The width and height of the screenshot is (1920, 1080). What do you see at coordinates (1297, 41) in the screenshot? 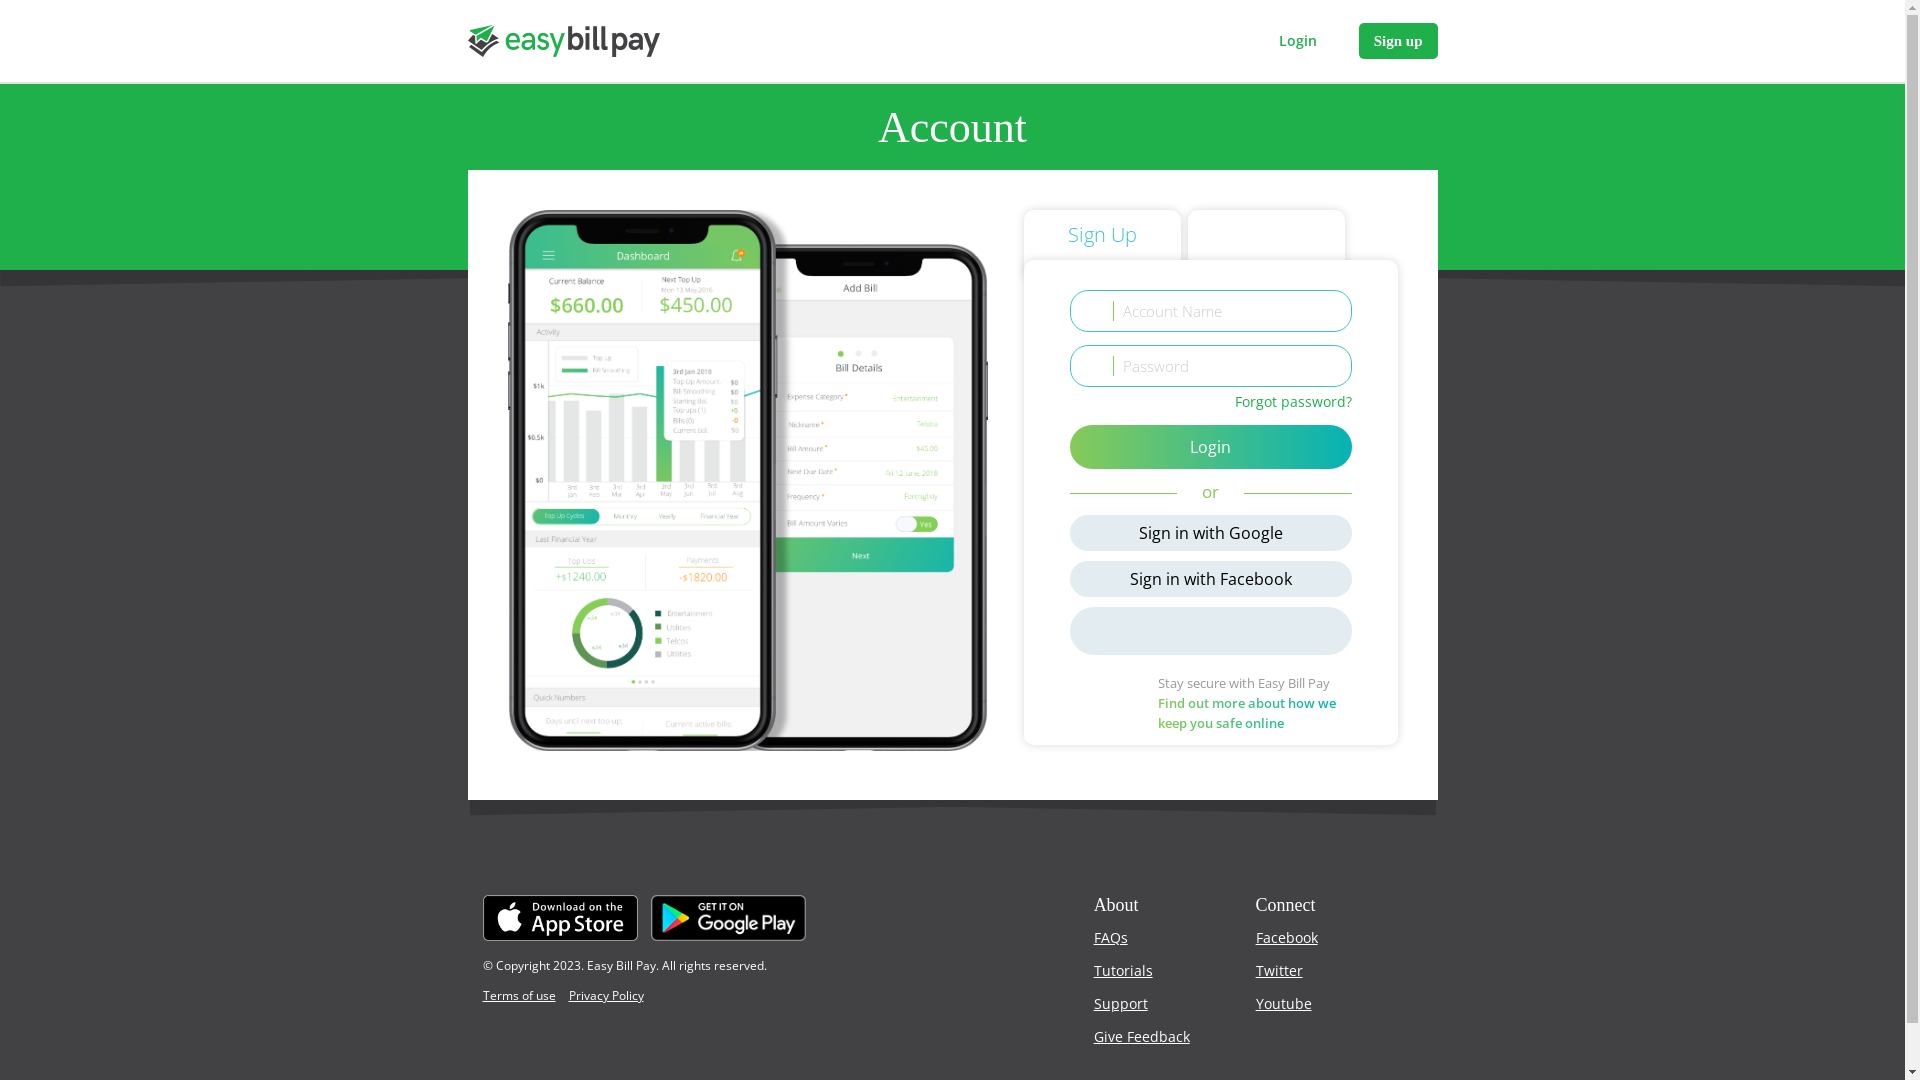
I see `'Login'` at bounding box center [1297, 41].